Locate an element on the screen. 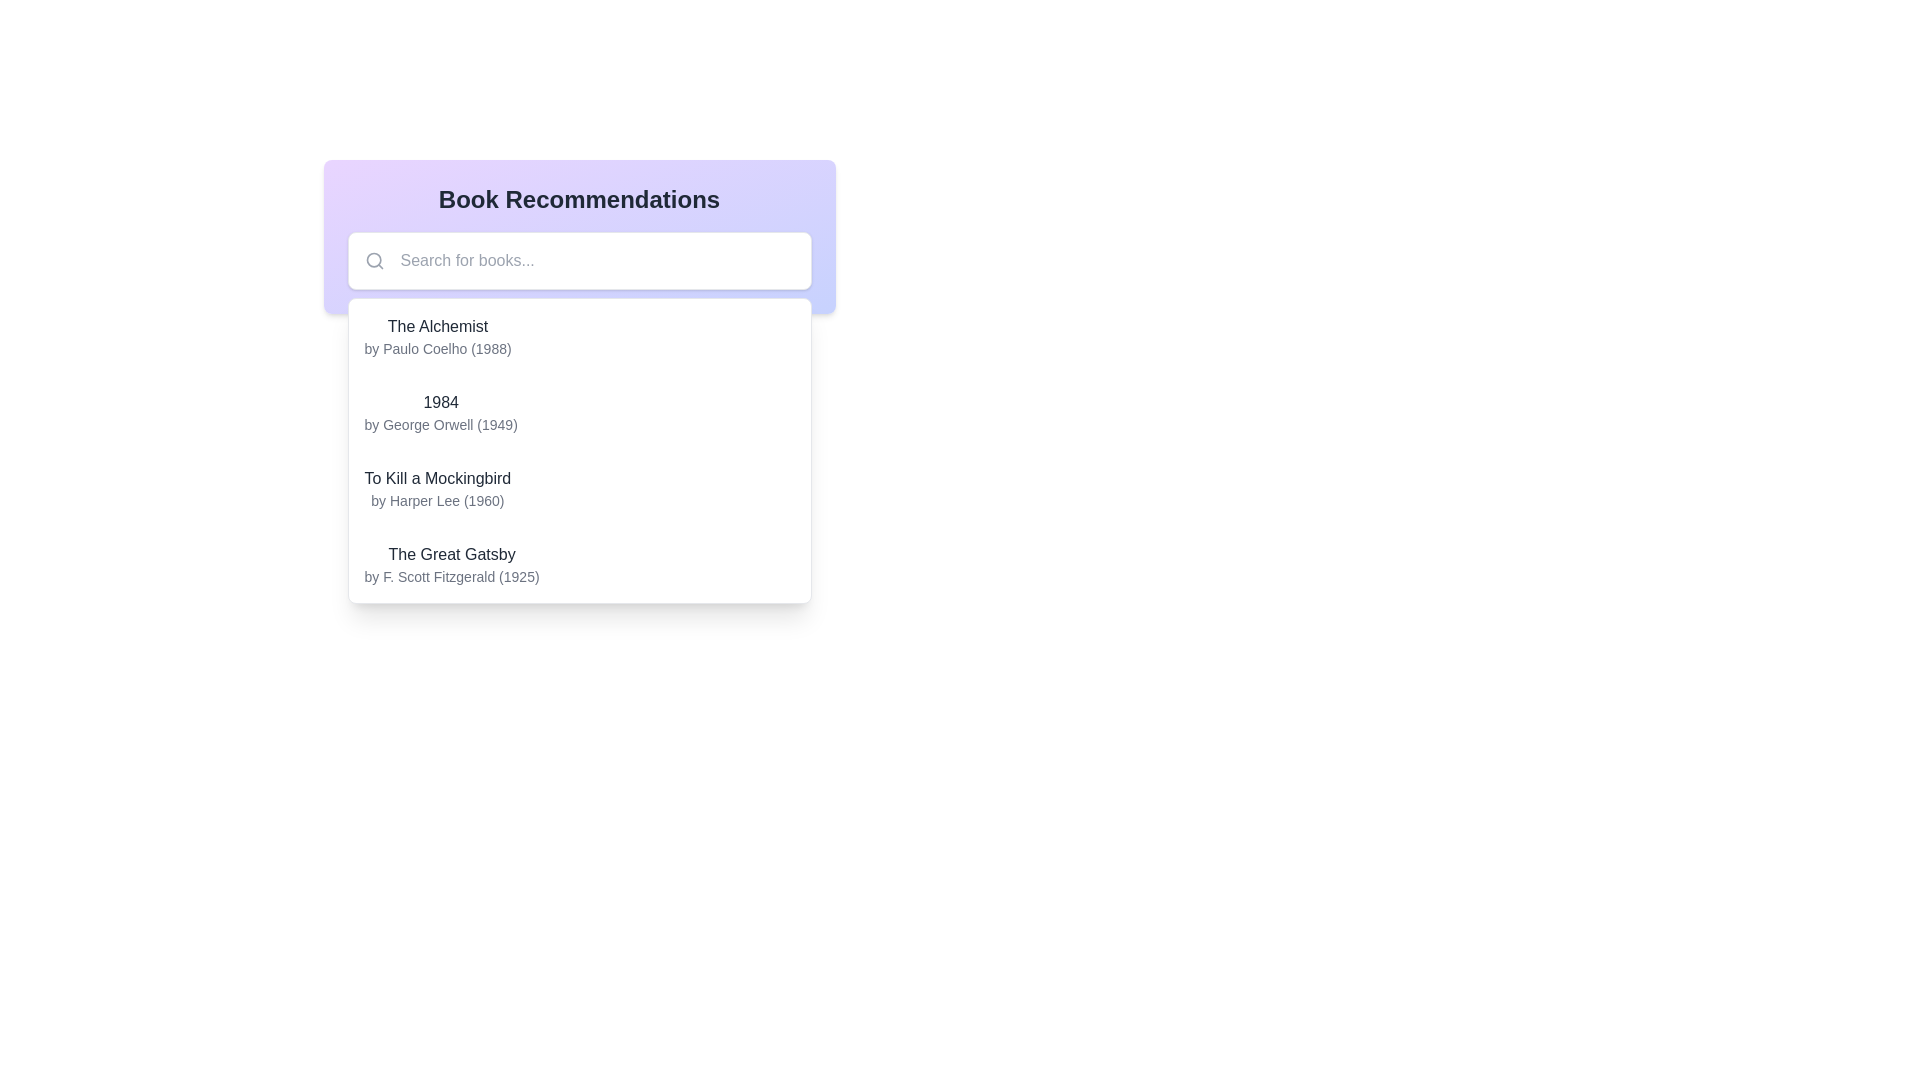 The width and height of the screenshot is (1920, 1080). text content of the book entry displaying 'To Kill a Mockingbird' by Harper Lee (1960), which is the third entry in the list of book recommendations is located at coordinates (436, 489).